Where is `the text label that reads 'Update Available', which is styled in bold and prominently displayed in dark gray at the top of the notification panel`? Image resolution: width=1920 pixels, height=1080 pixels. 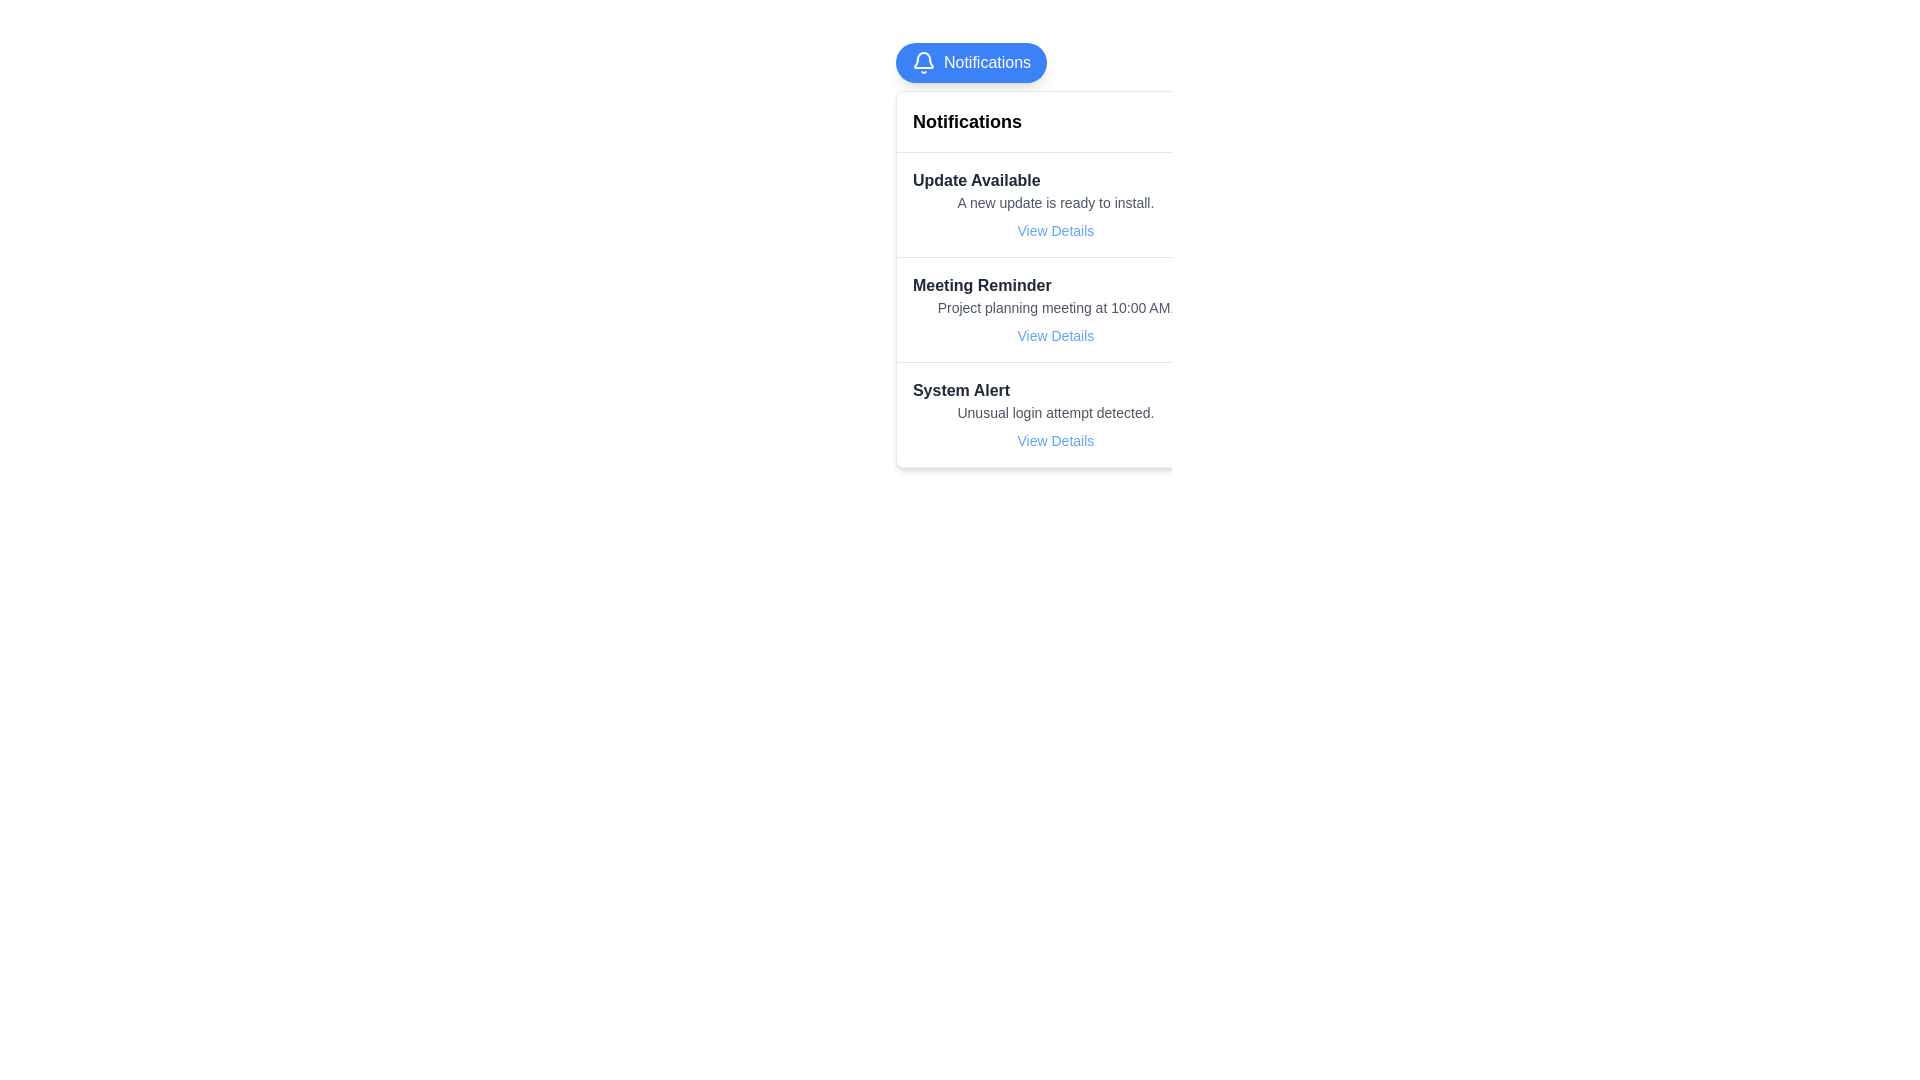
the text label that reads 'Update Available', which is styled in bold and prominently displayed in dark gray at the top of the notification panel is located at coordinates (976, 181).